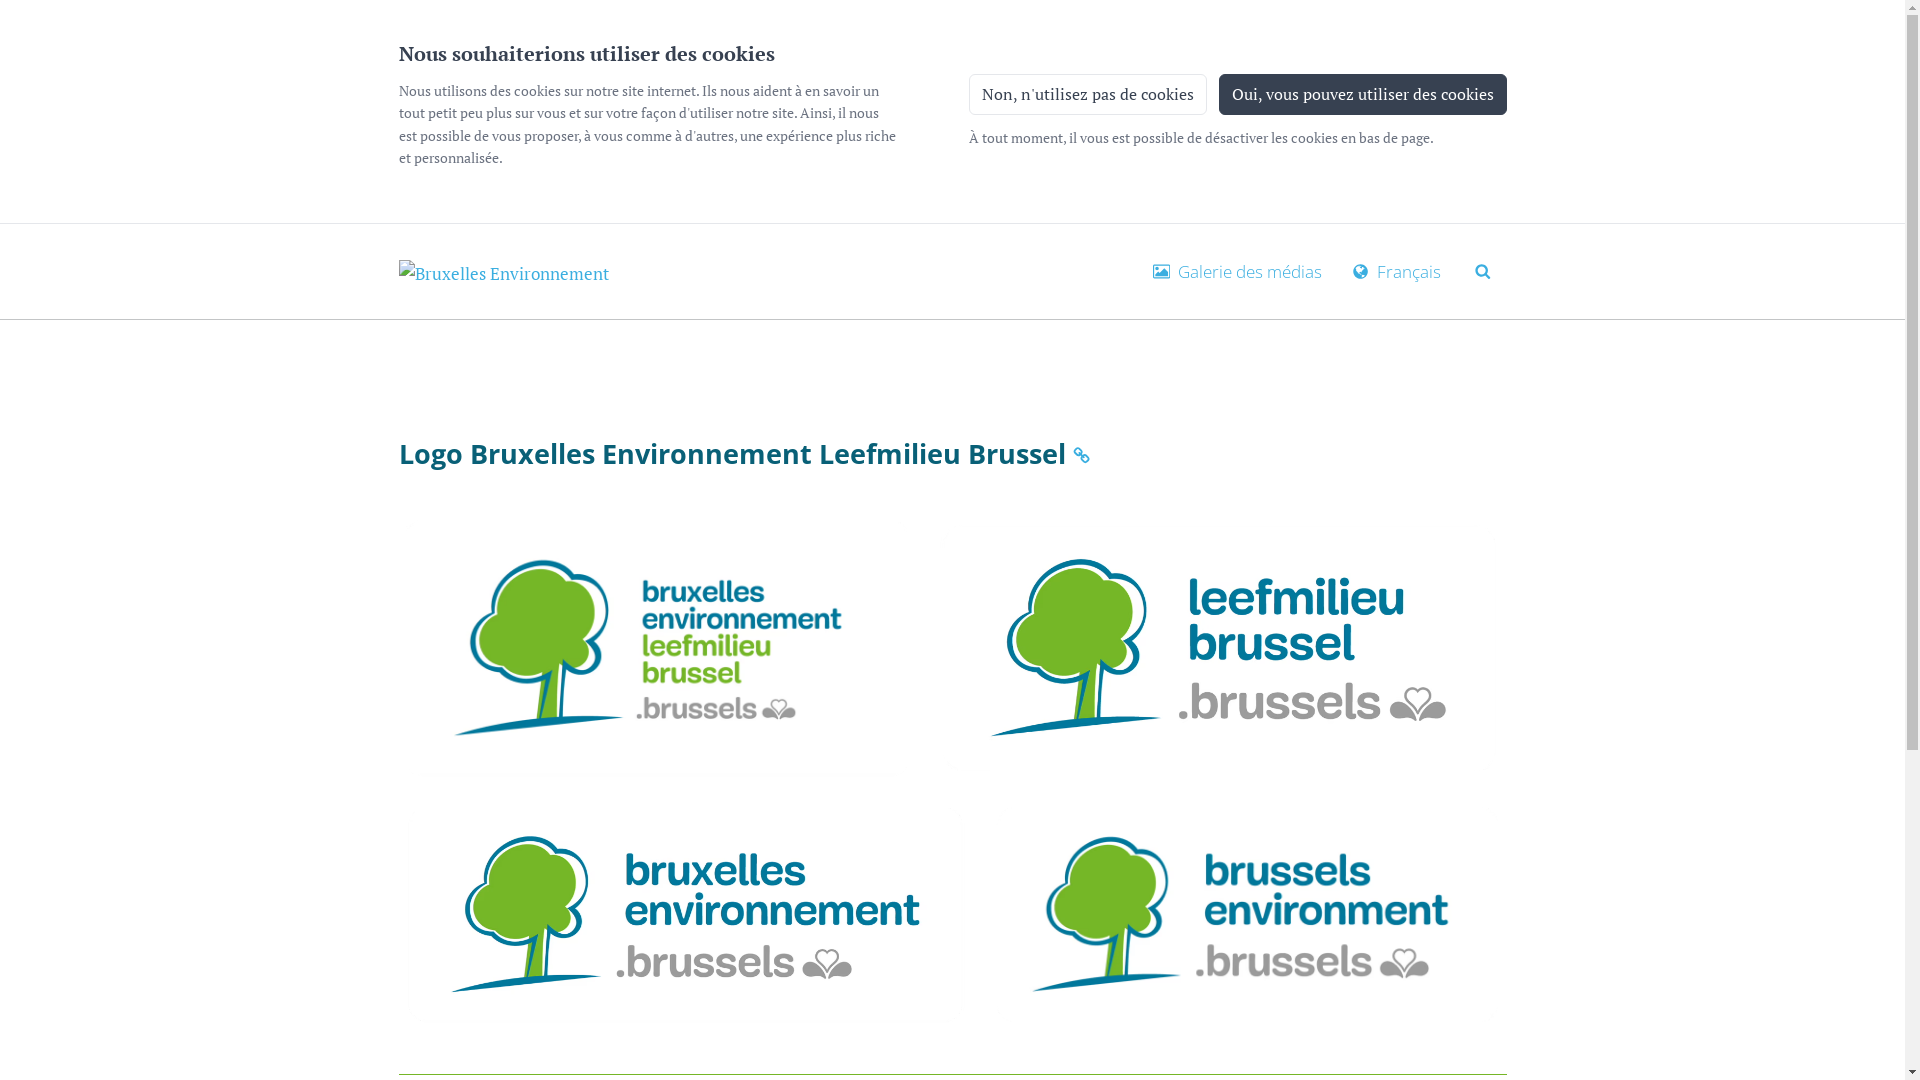  I want to click on 'Non, n'utilisez pas de cookies', so click(1085, 93).